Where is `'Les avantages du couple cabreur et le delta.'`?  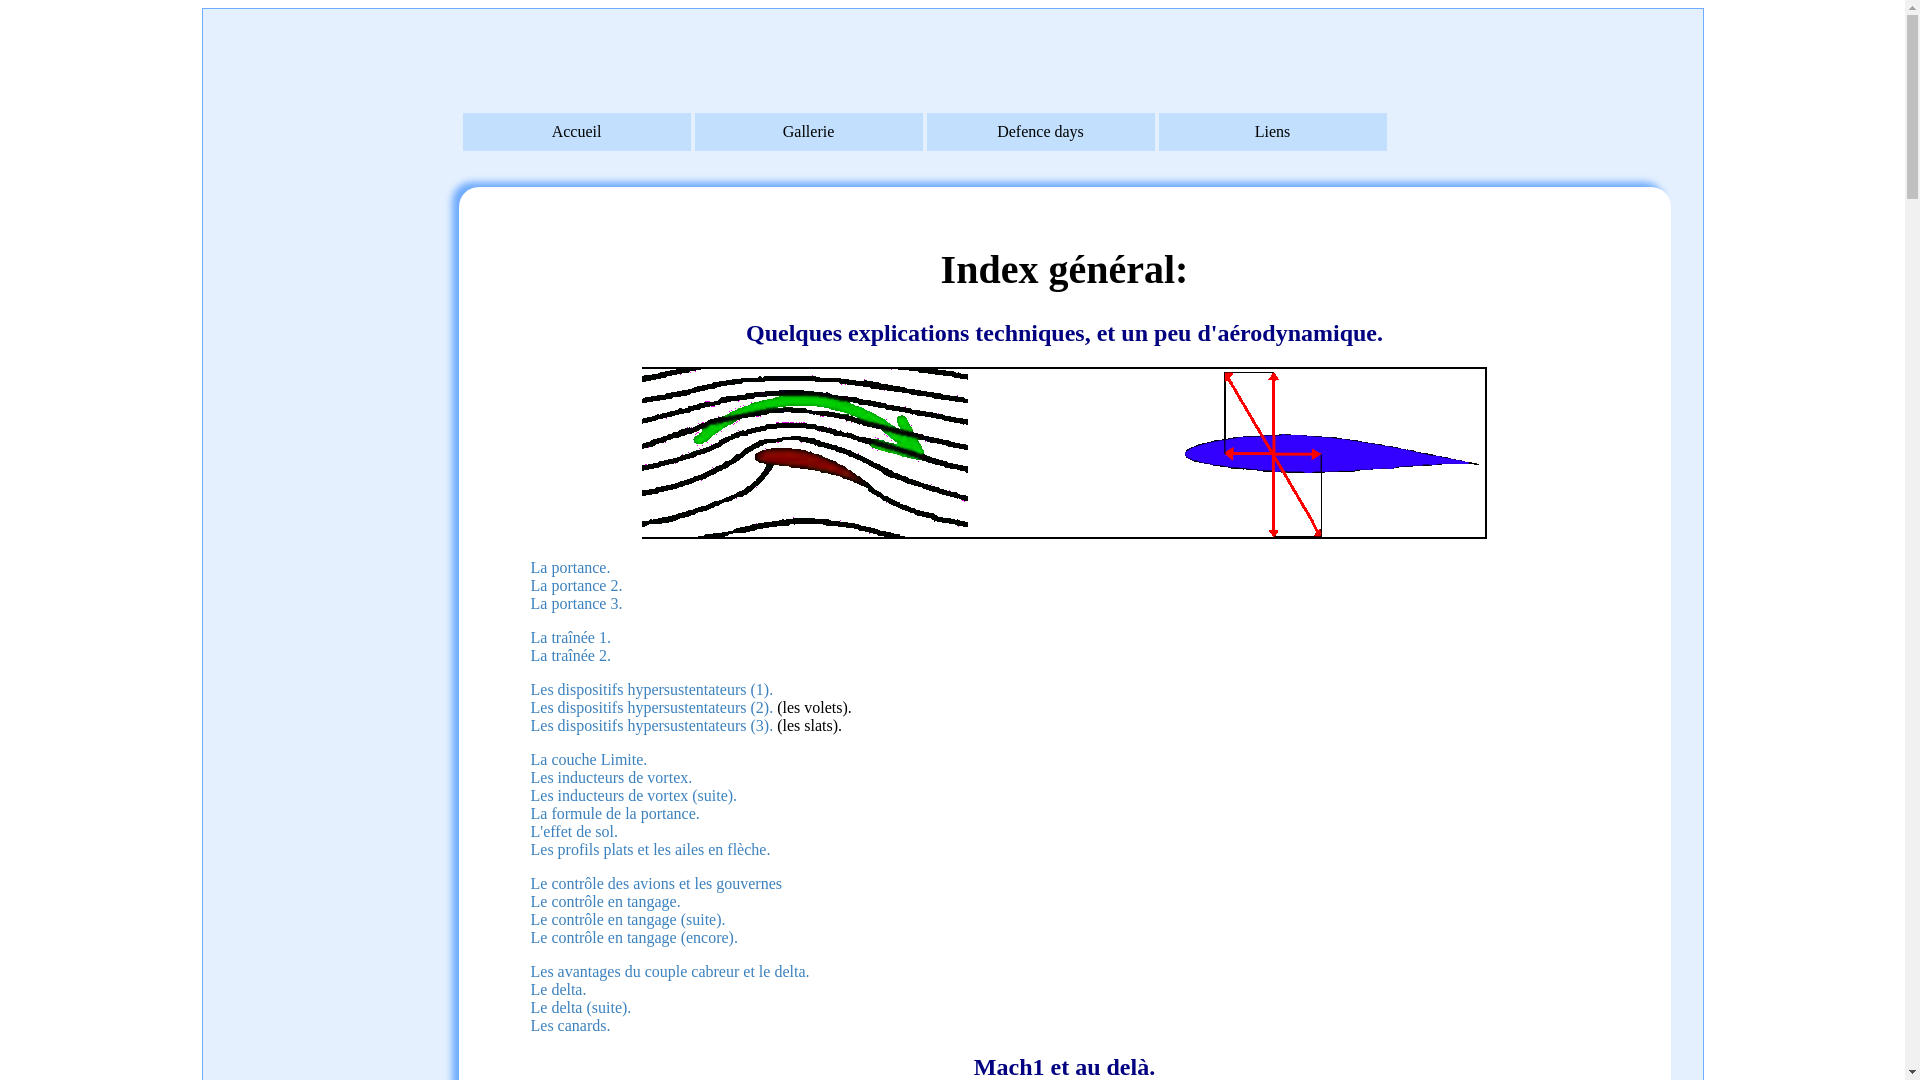
'Les avantages du couple cabreur et le delta.' is located at coordinates (669, 969).